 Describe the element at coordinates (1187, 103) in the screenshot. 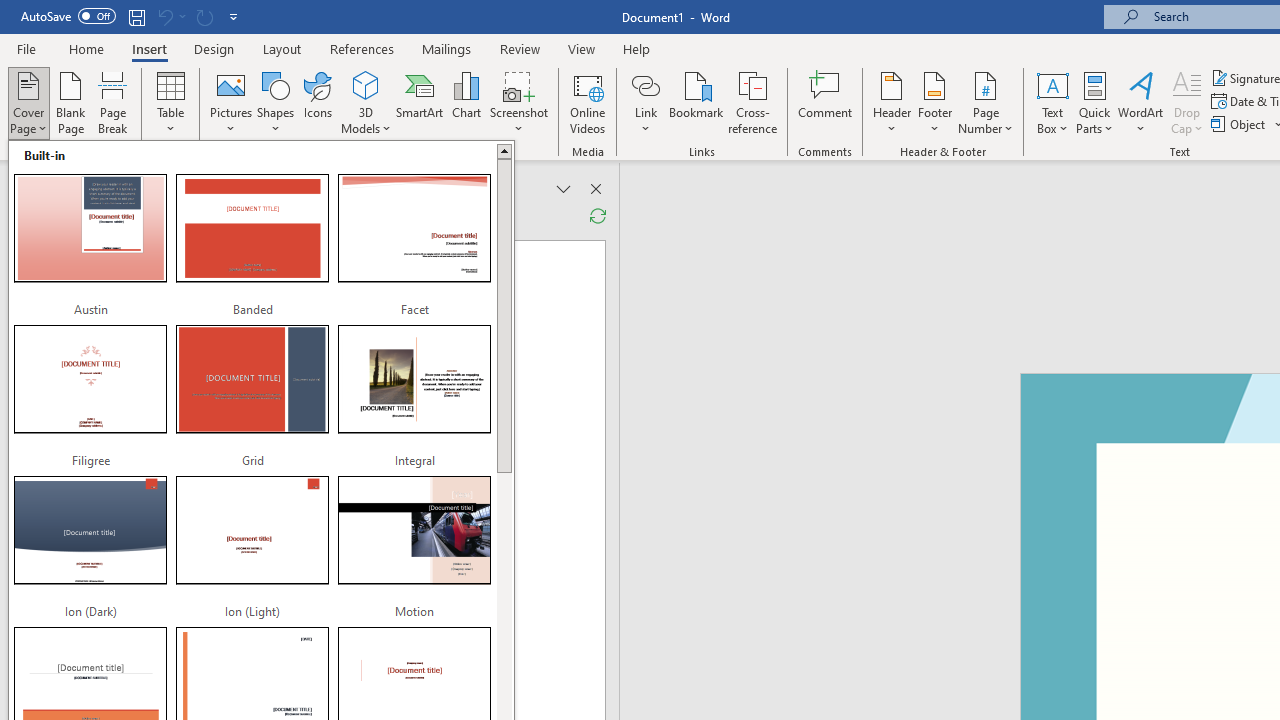

I see `'Drop Cap'` at that location.